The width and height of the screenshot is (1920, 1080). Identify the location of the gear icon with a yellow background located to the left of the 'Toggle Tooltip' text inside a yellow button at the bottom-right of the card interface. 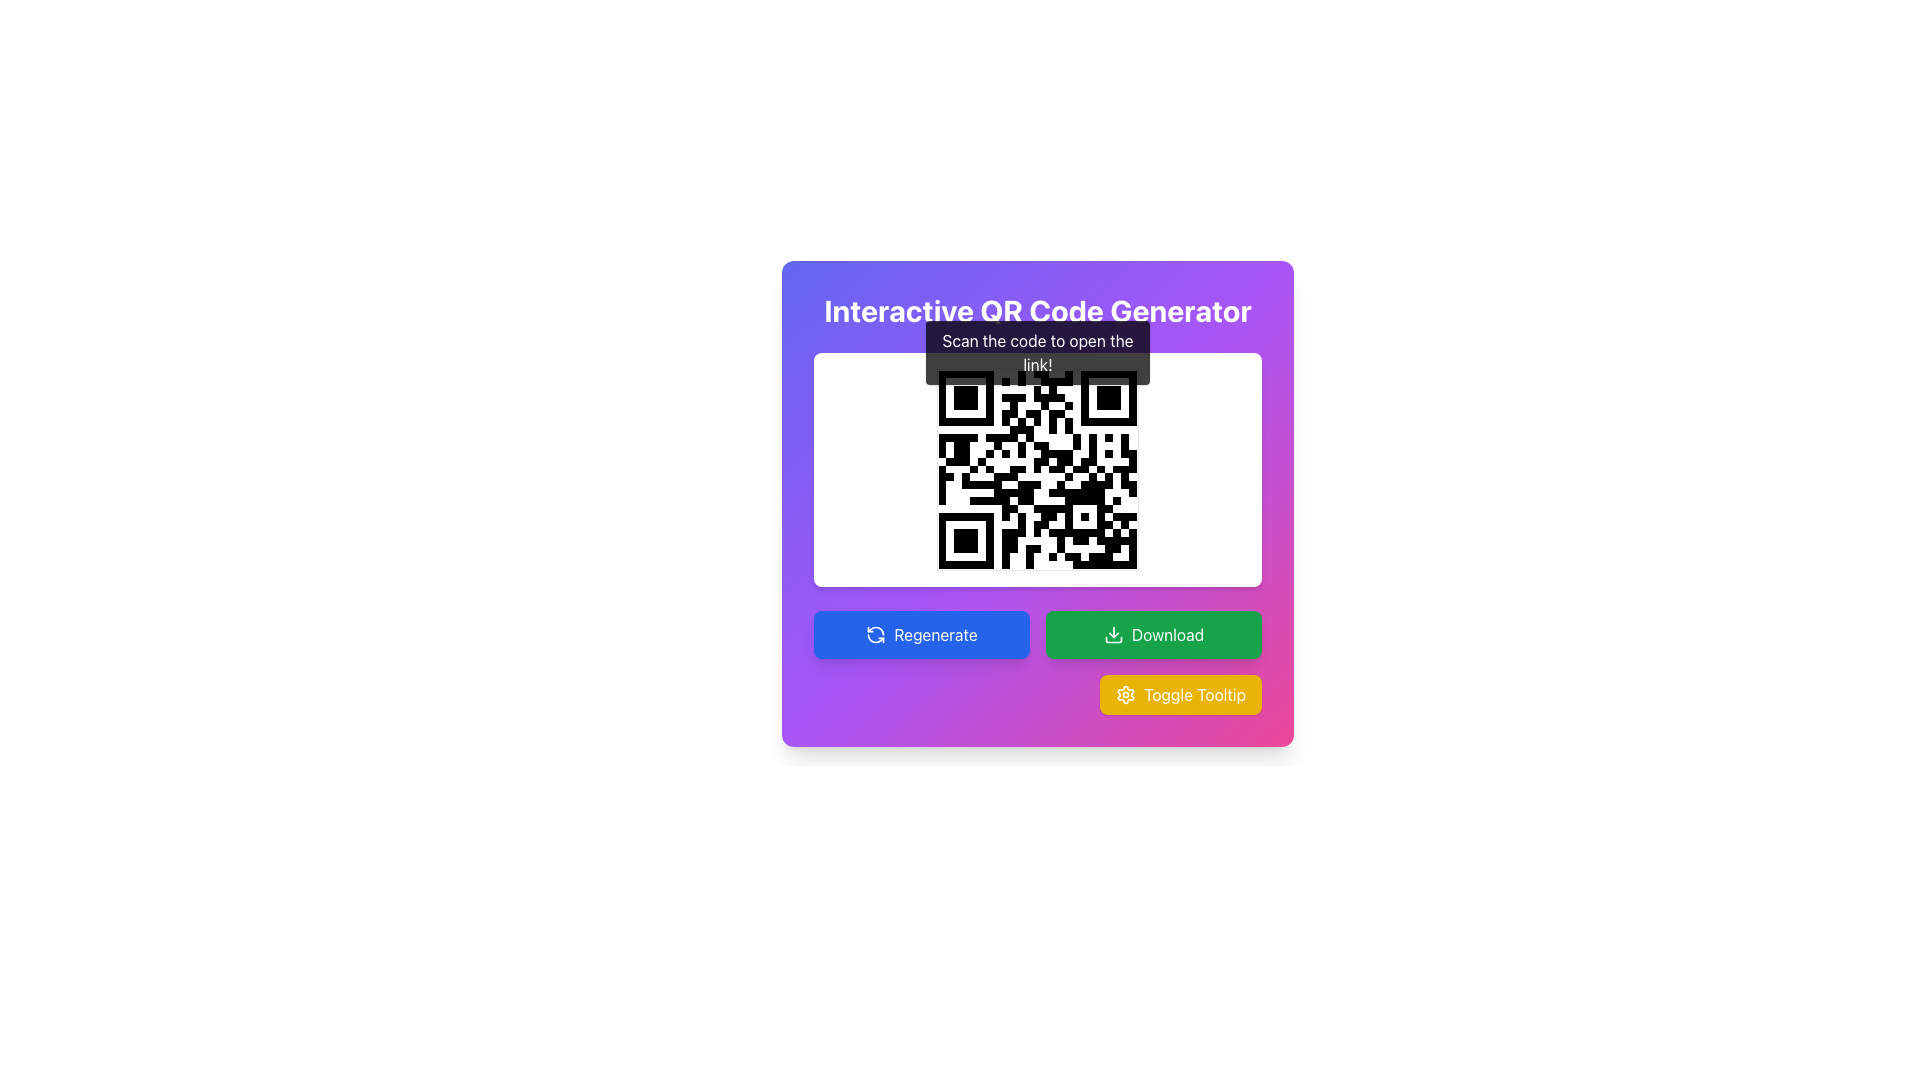
(1126, 693).